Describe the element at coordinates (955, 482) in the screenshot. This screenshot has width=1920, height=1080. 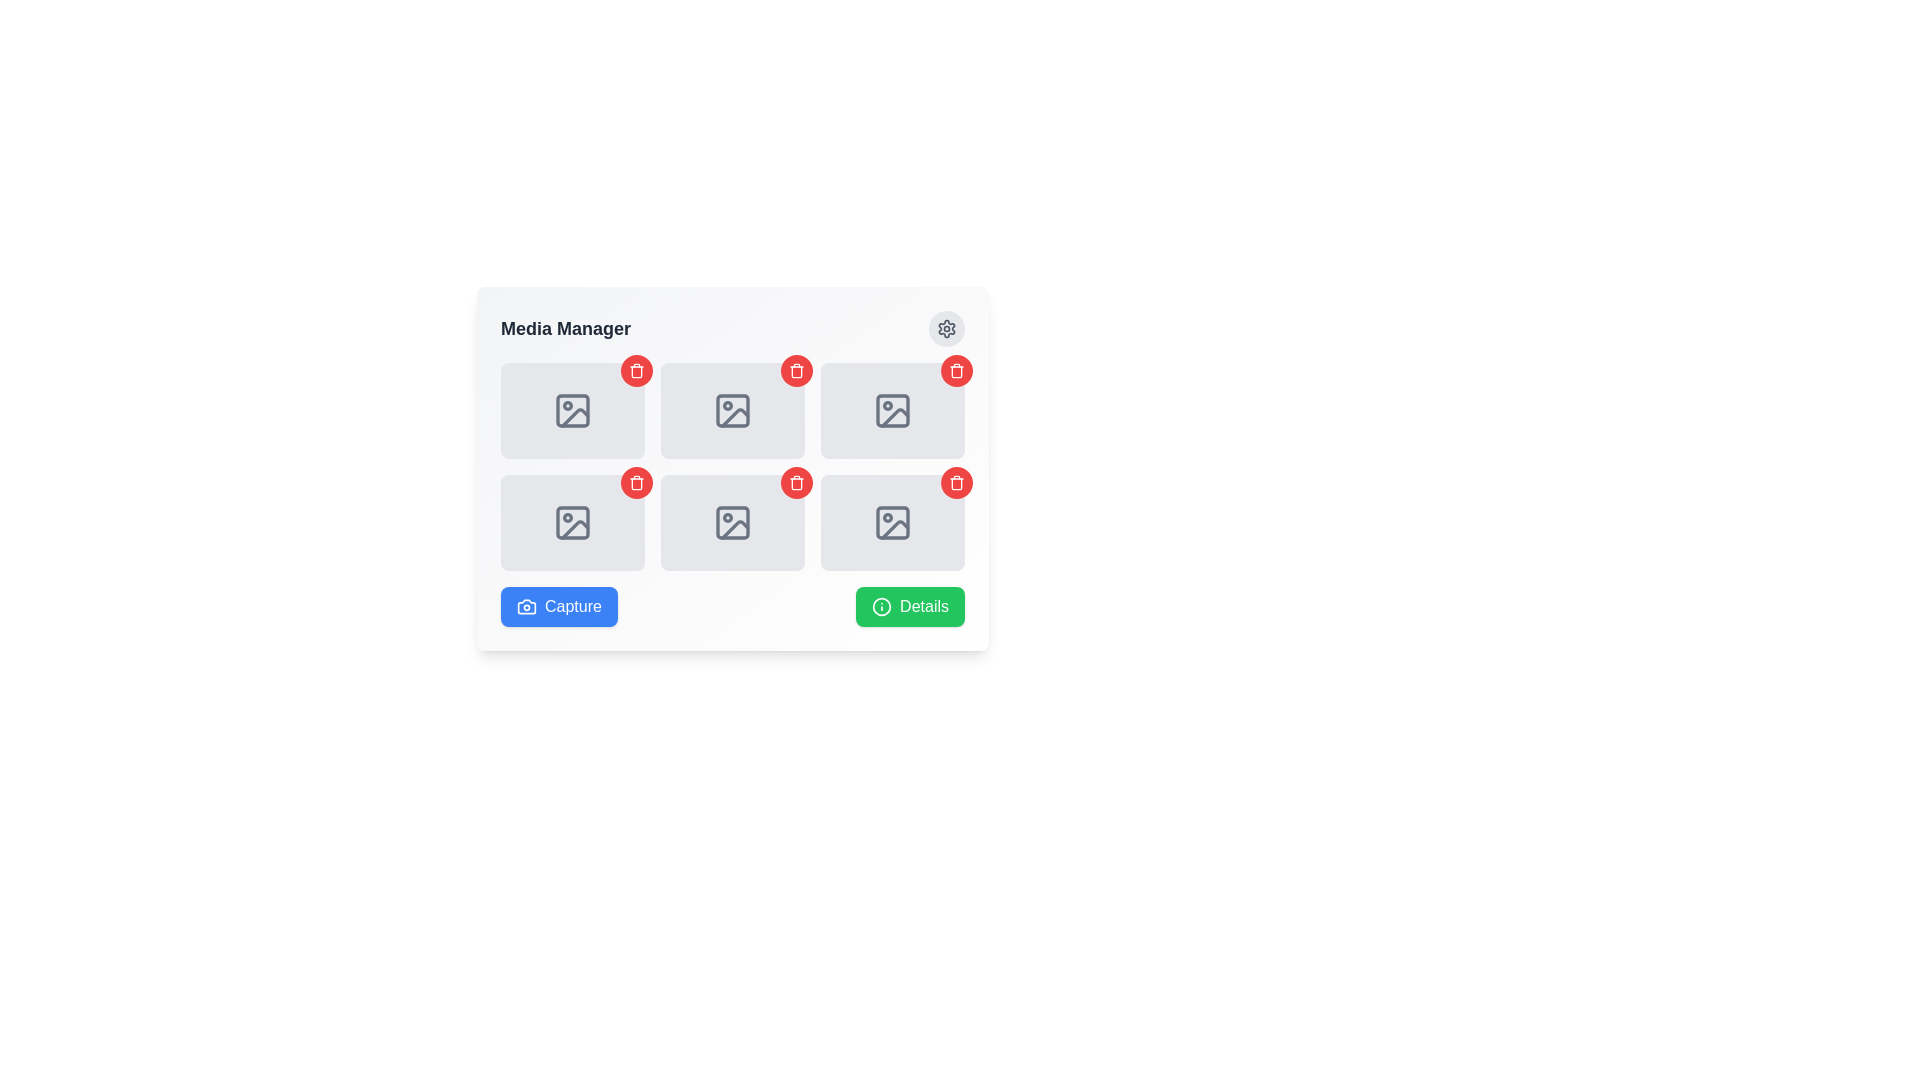
I see `the delete icon button located at the top-right corner of the third media box in the second row to initiate a delete action` at that location.